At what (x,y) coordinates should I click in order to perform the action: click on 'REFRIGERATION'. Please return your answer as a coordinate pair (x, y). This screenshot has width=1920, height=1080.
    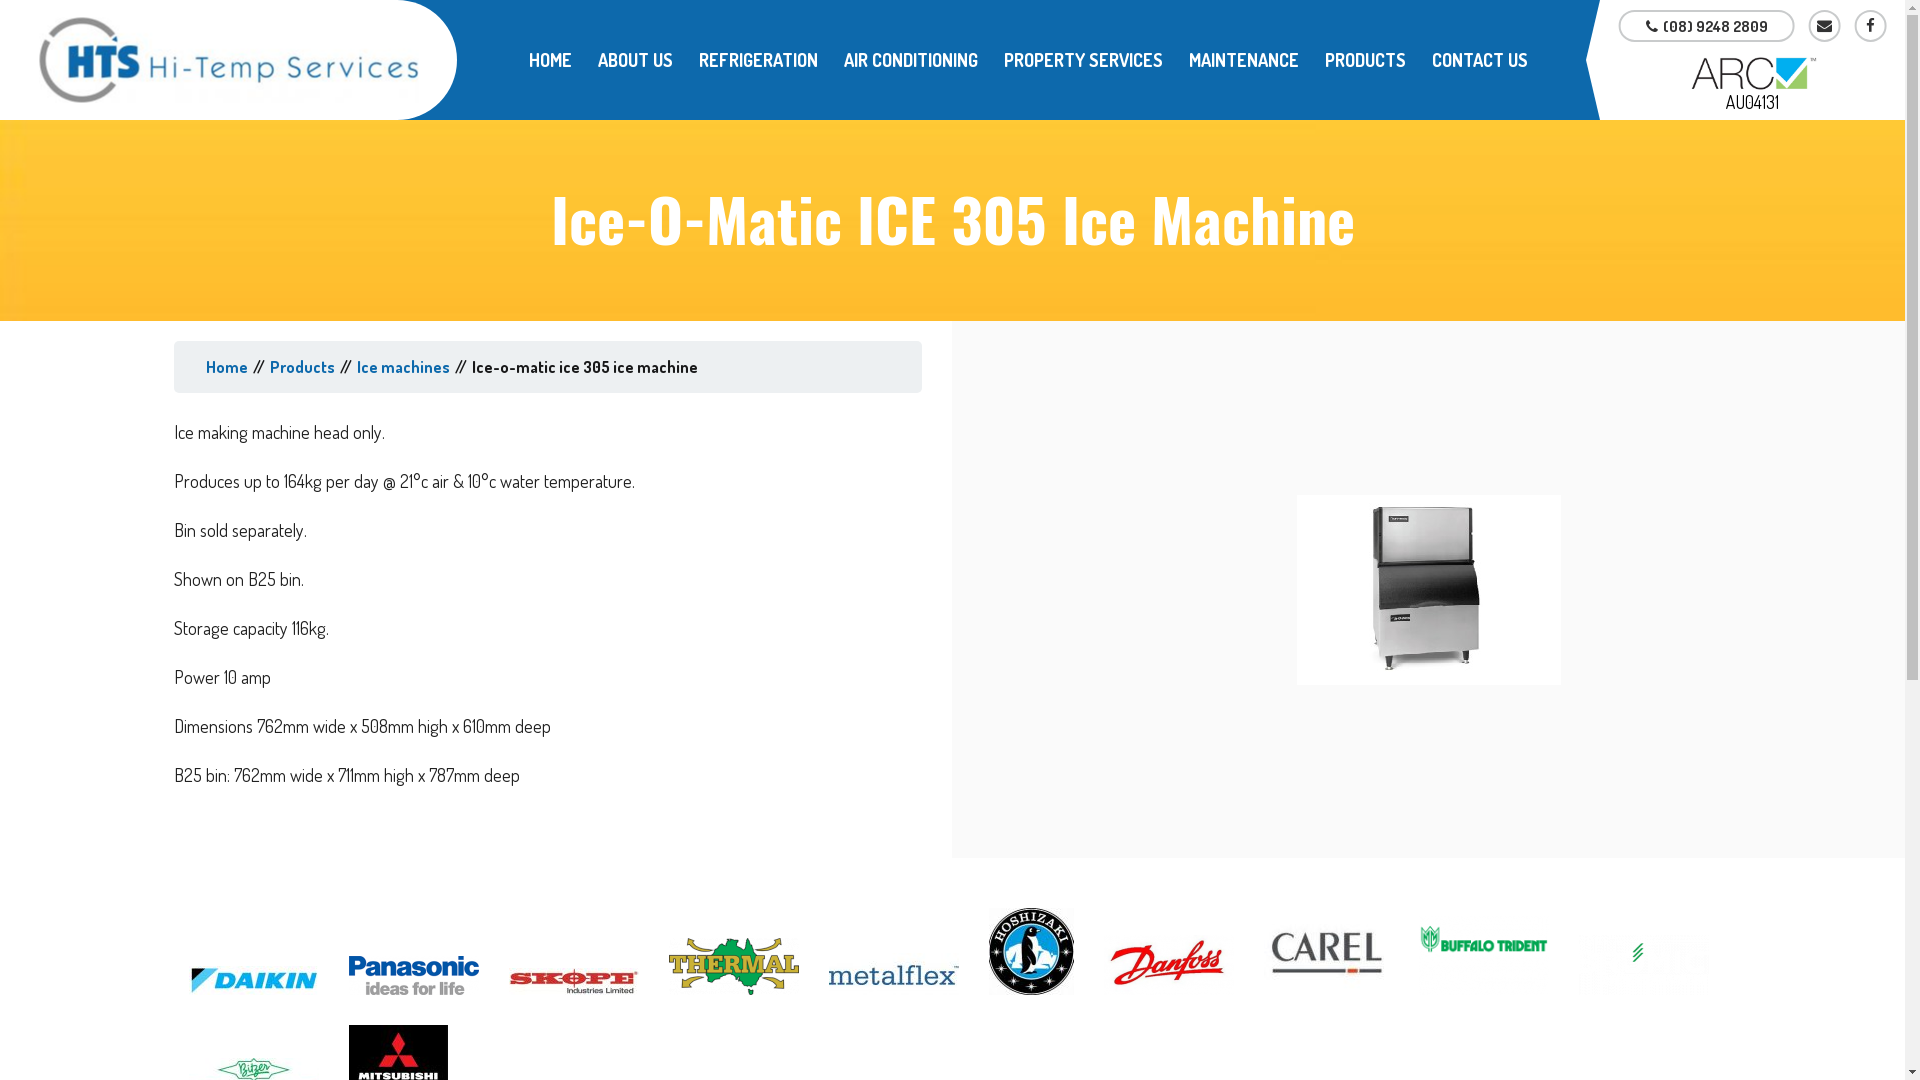
    Looking at the image, I should click on (757, 59).